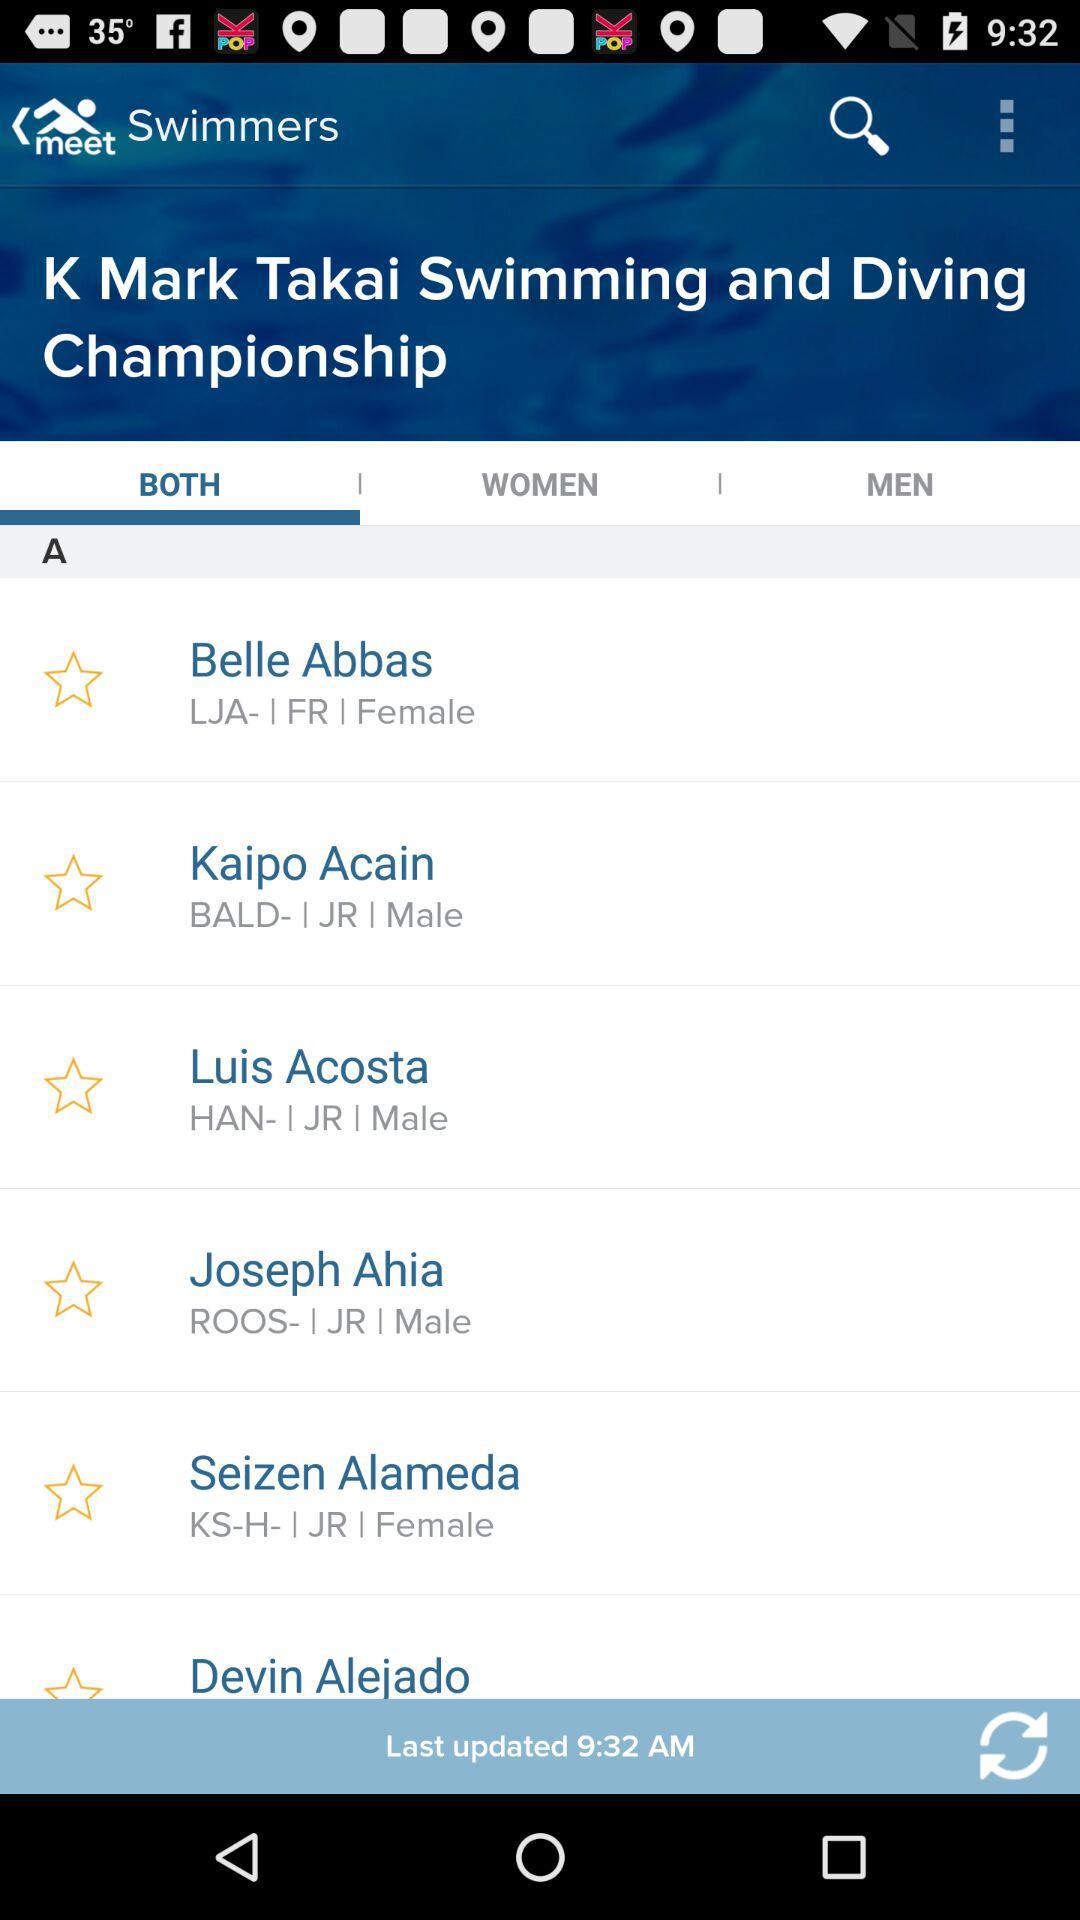  What do you see at coordinates (72, 1290) in the screenshot?
I see `favourite` at bounding box center [72, 1290].